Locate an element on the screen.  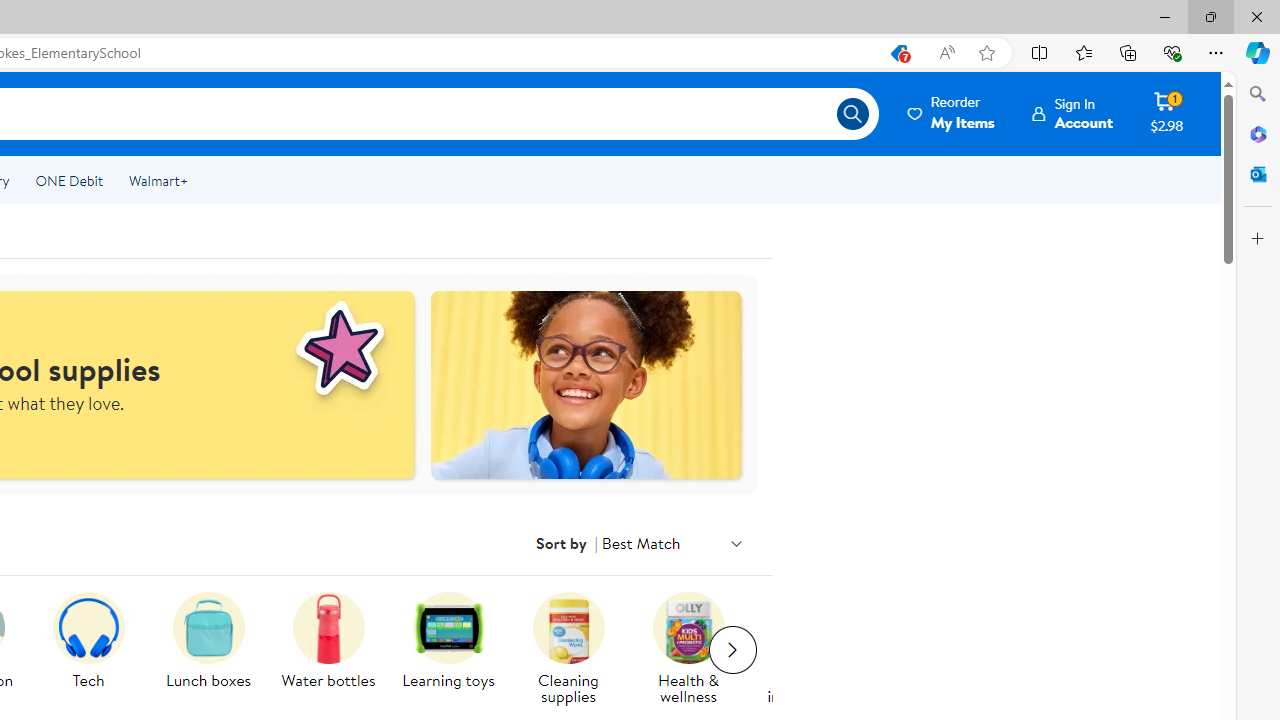
'Cleaning supplies' is located at coordinates (567, 627).